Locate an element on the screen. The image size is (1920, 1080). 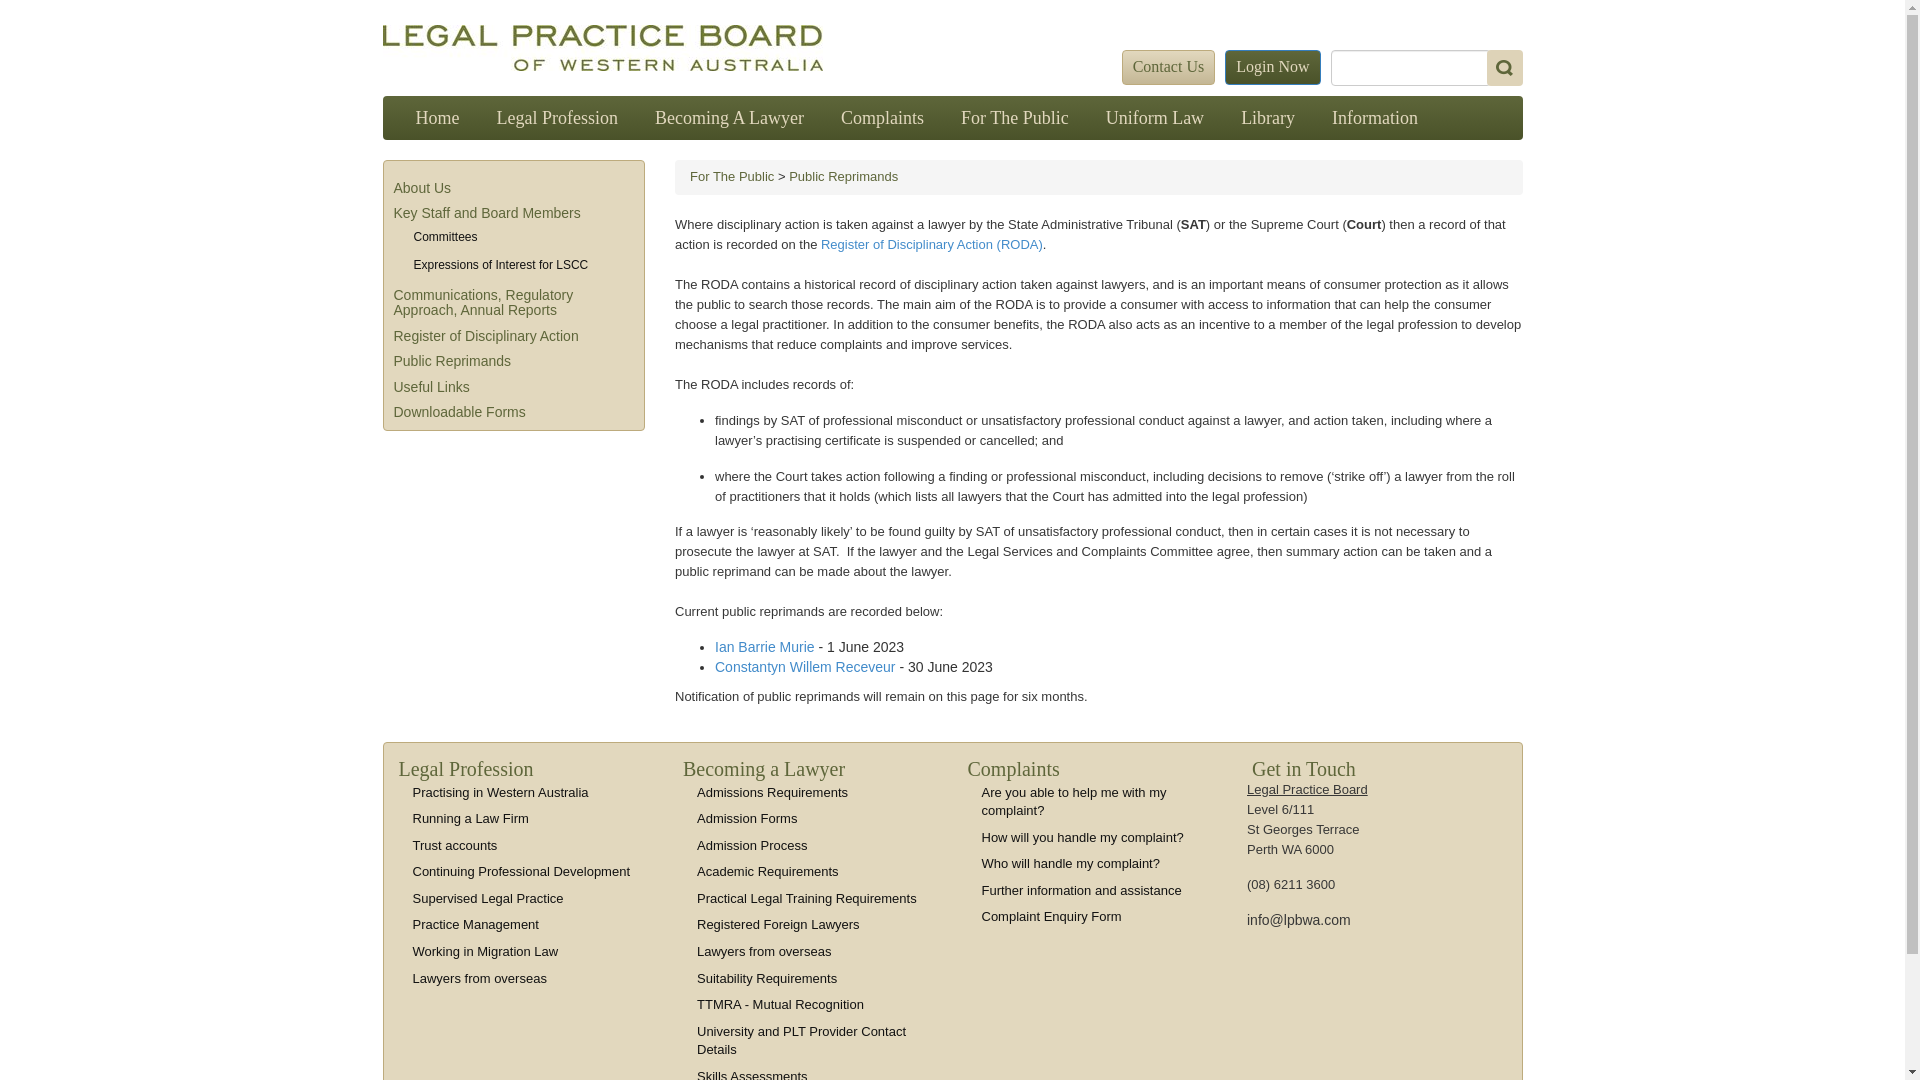
'For The Public' is located at coordinates (1014, 118).